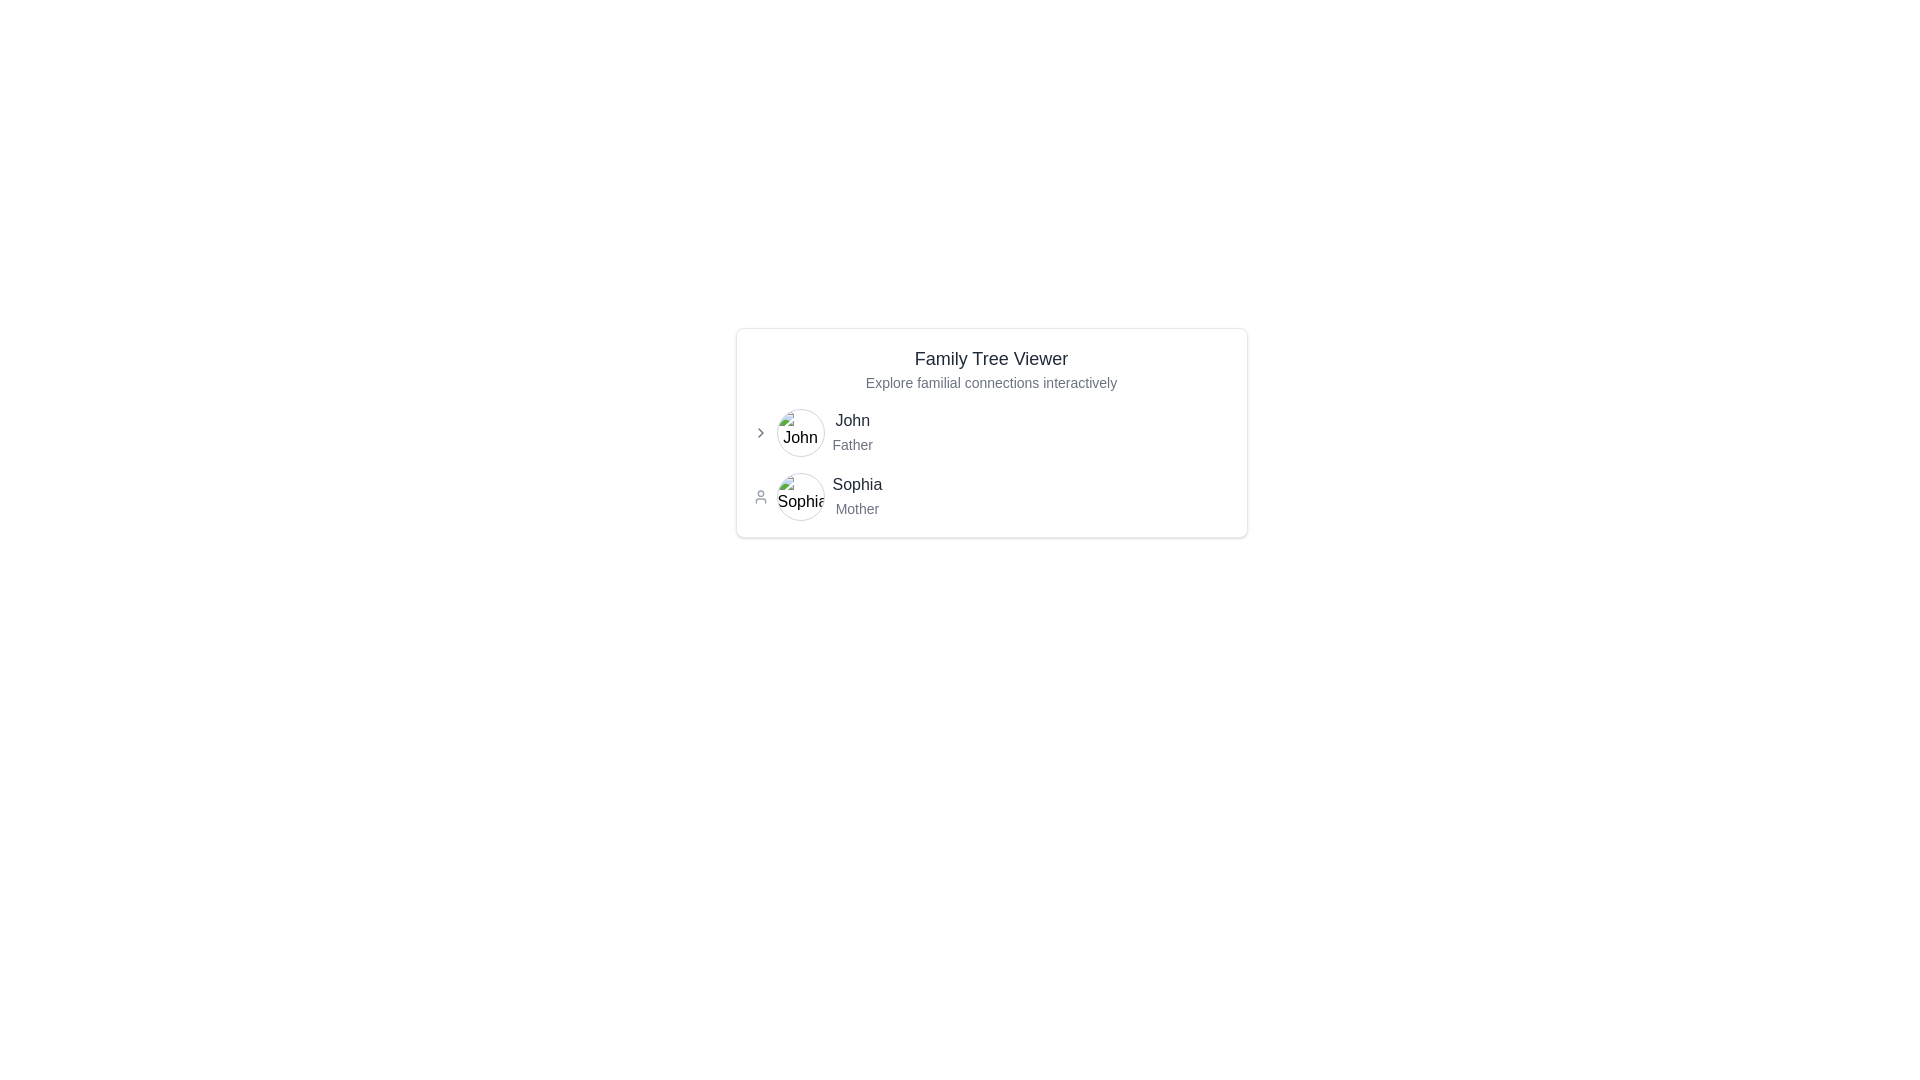 The height and width of the screenshot is (1080, 1920). Describe the element at coordinates (852, 443) in the screenshot. I see `the text label displaying 'Father' styled in gray font, located directly beneath the name 'John' in the center-right region of the interface` at that location.